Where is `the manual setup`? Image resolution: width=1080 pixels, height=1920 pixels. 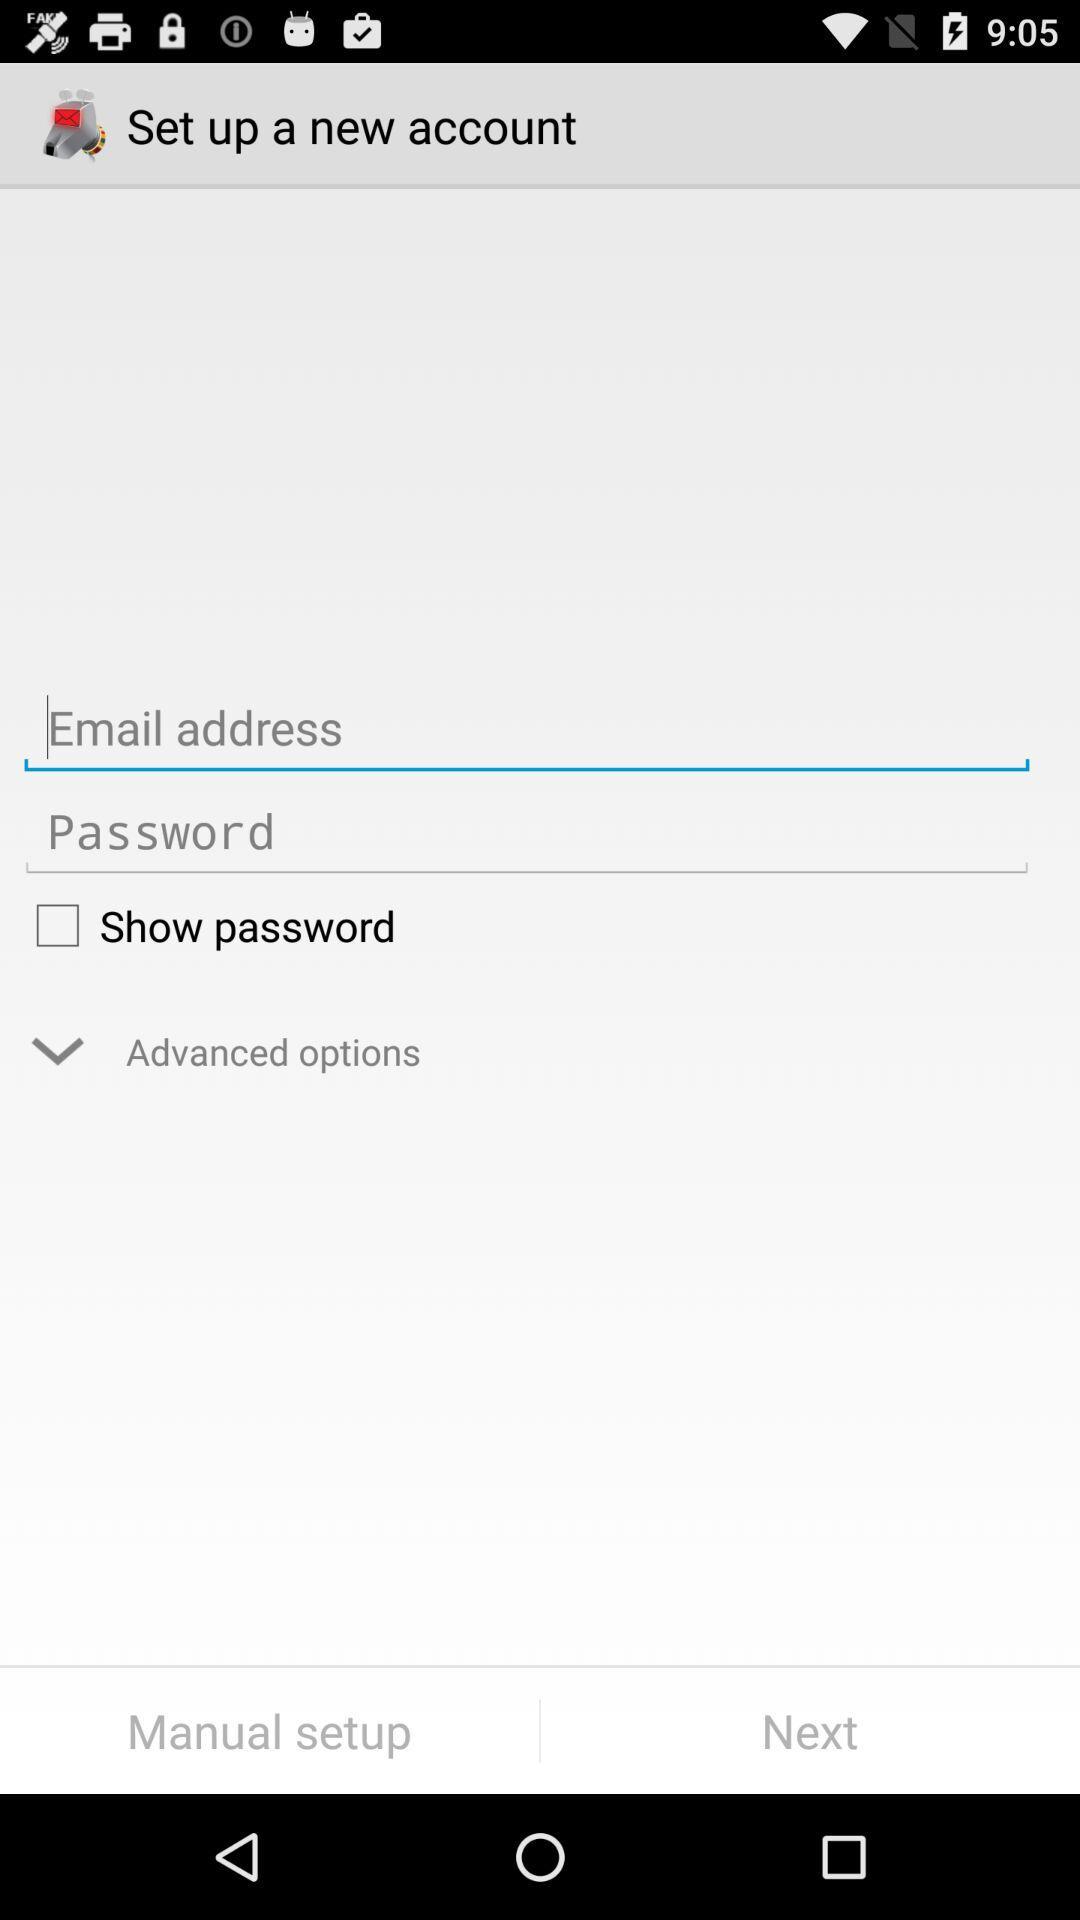 the manual setup is located at coordinates (268, 1730).